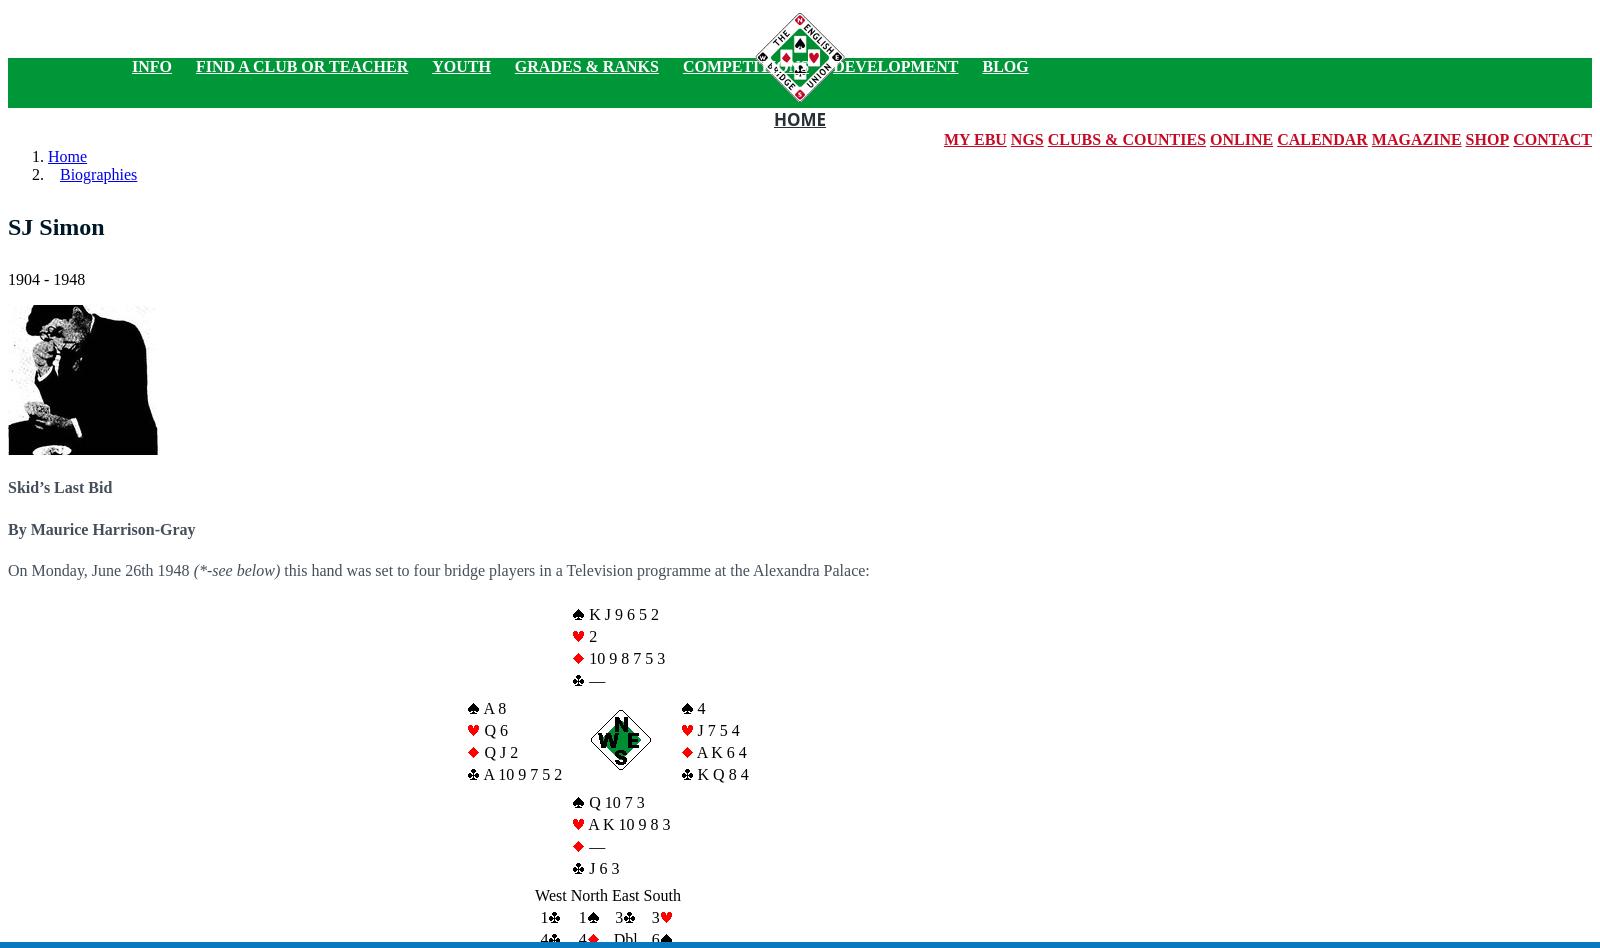 The height and width of the screenshot is (948, 1600). Describe the element at coordinates (624, 937) in the screenshot. I see `'Dbl'` at that location.